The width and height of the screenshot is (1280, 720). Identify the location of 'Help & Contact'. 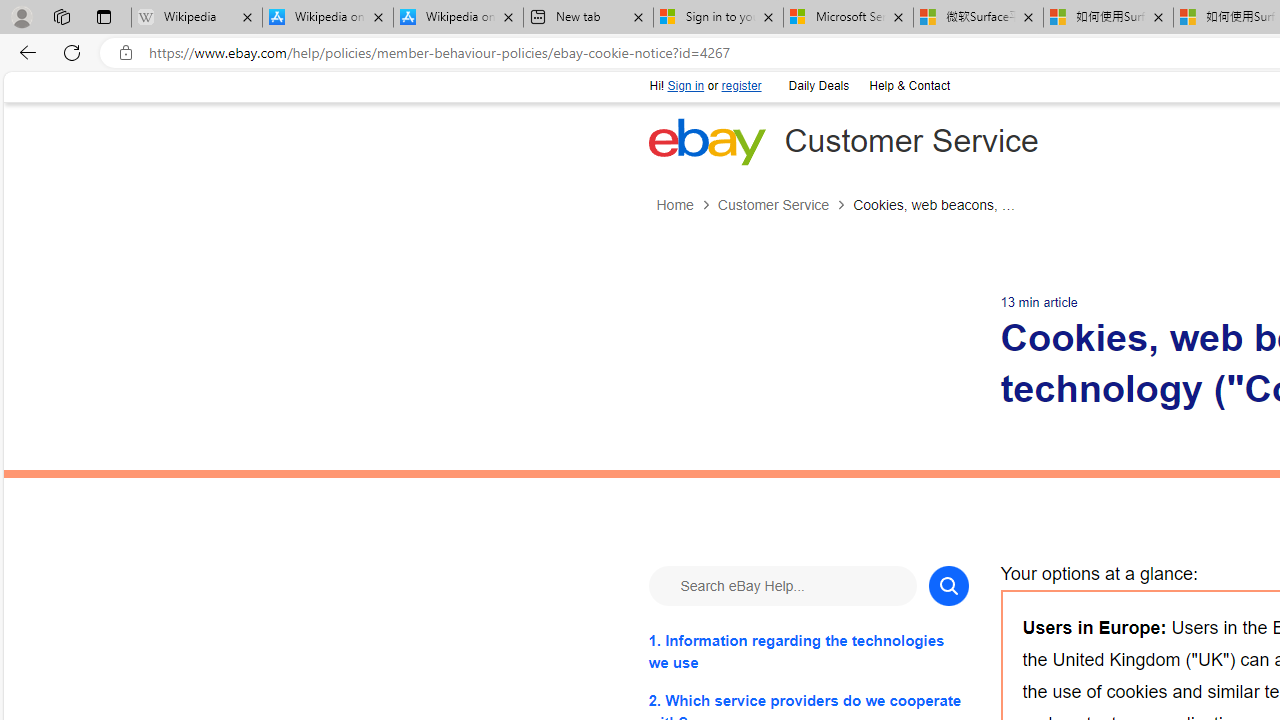
(908, 86).